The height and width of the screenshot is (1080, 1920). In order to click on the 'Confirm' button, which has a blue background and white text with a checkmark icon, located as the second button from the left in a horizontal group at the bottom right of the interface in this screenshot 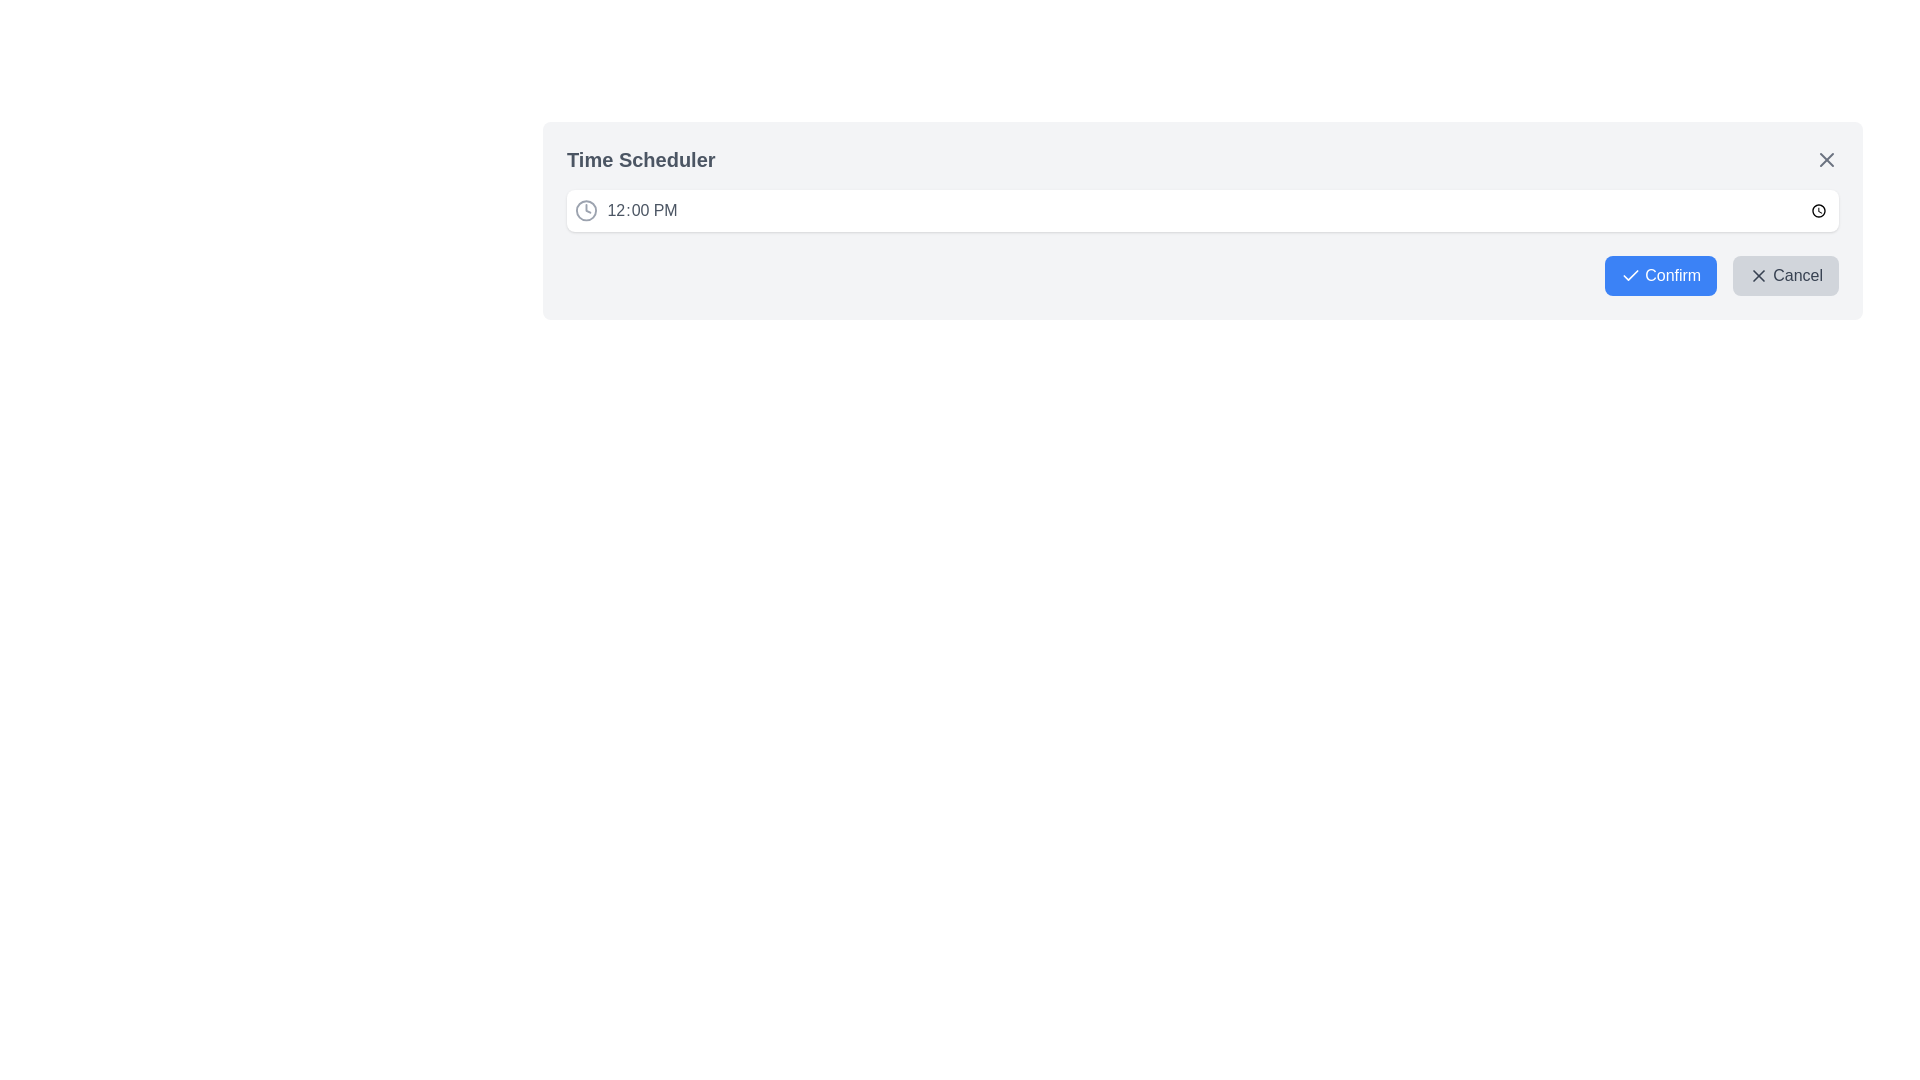, I will do `click(1661, 276)`.